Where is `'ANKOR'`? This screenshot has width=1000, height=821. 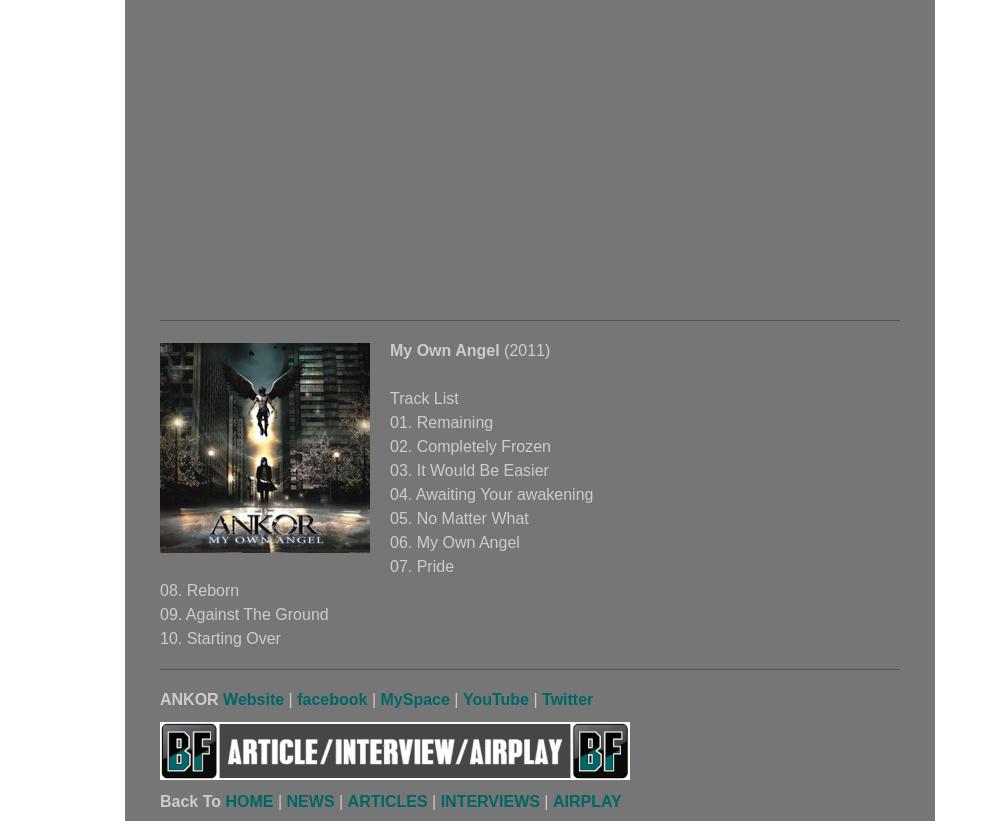
'ANKOR' is located at coordinates (190, 699).